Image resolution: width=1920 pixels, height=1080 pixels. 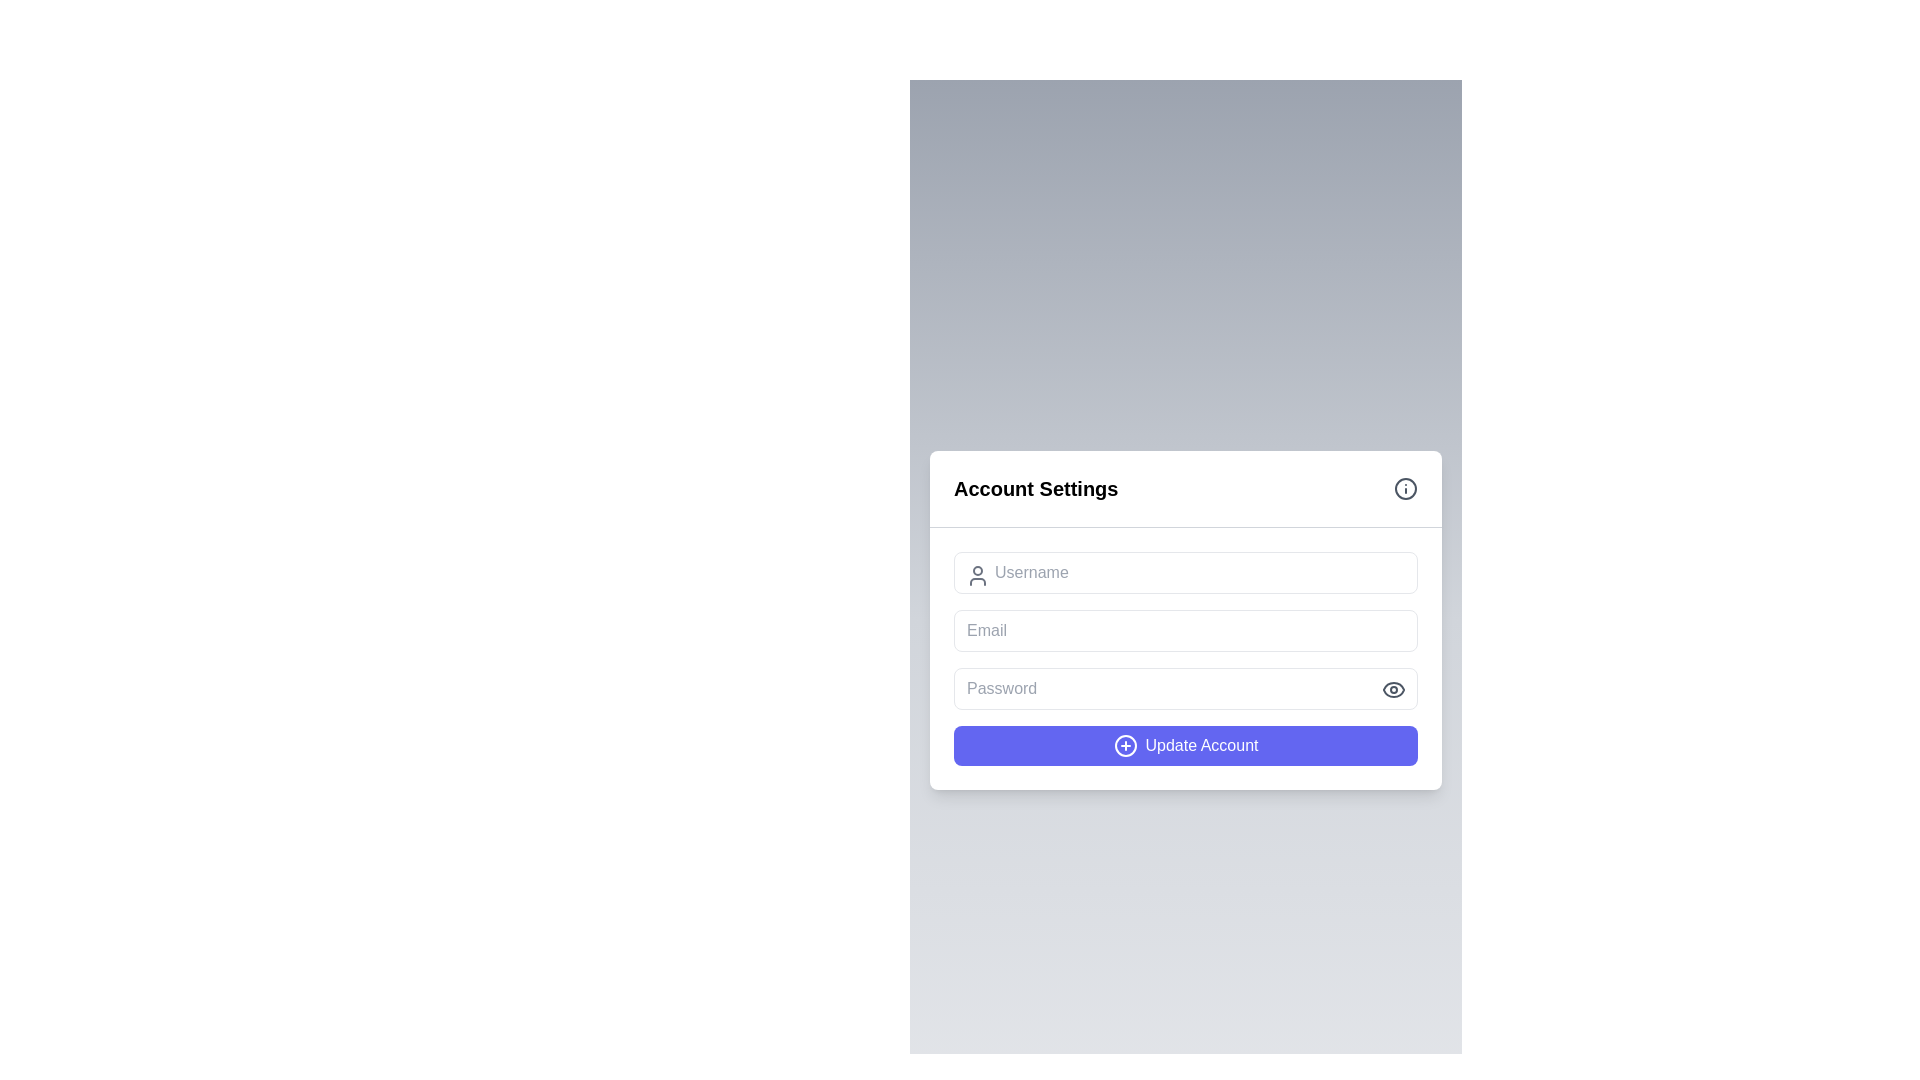 What do you see at coordinates (1185, 744) in the screenshot?
I see `the rectangular button with a rich indigo background and white text that says 'Update Account', located centrally at the bottom of the form` at bounding box center [1185, 744].